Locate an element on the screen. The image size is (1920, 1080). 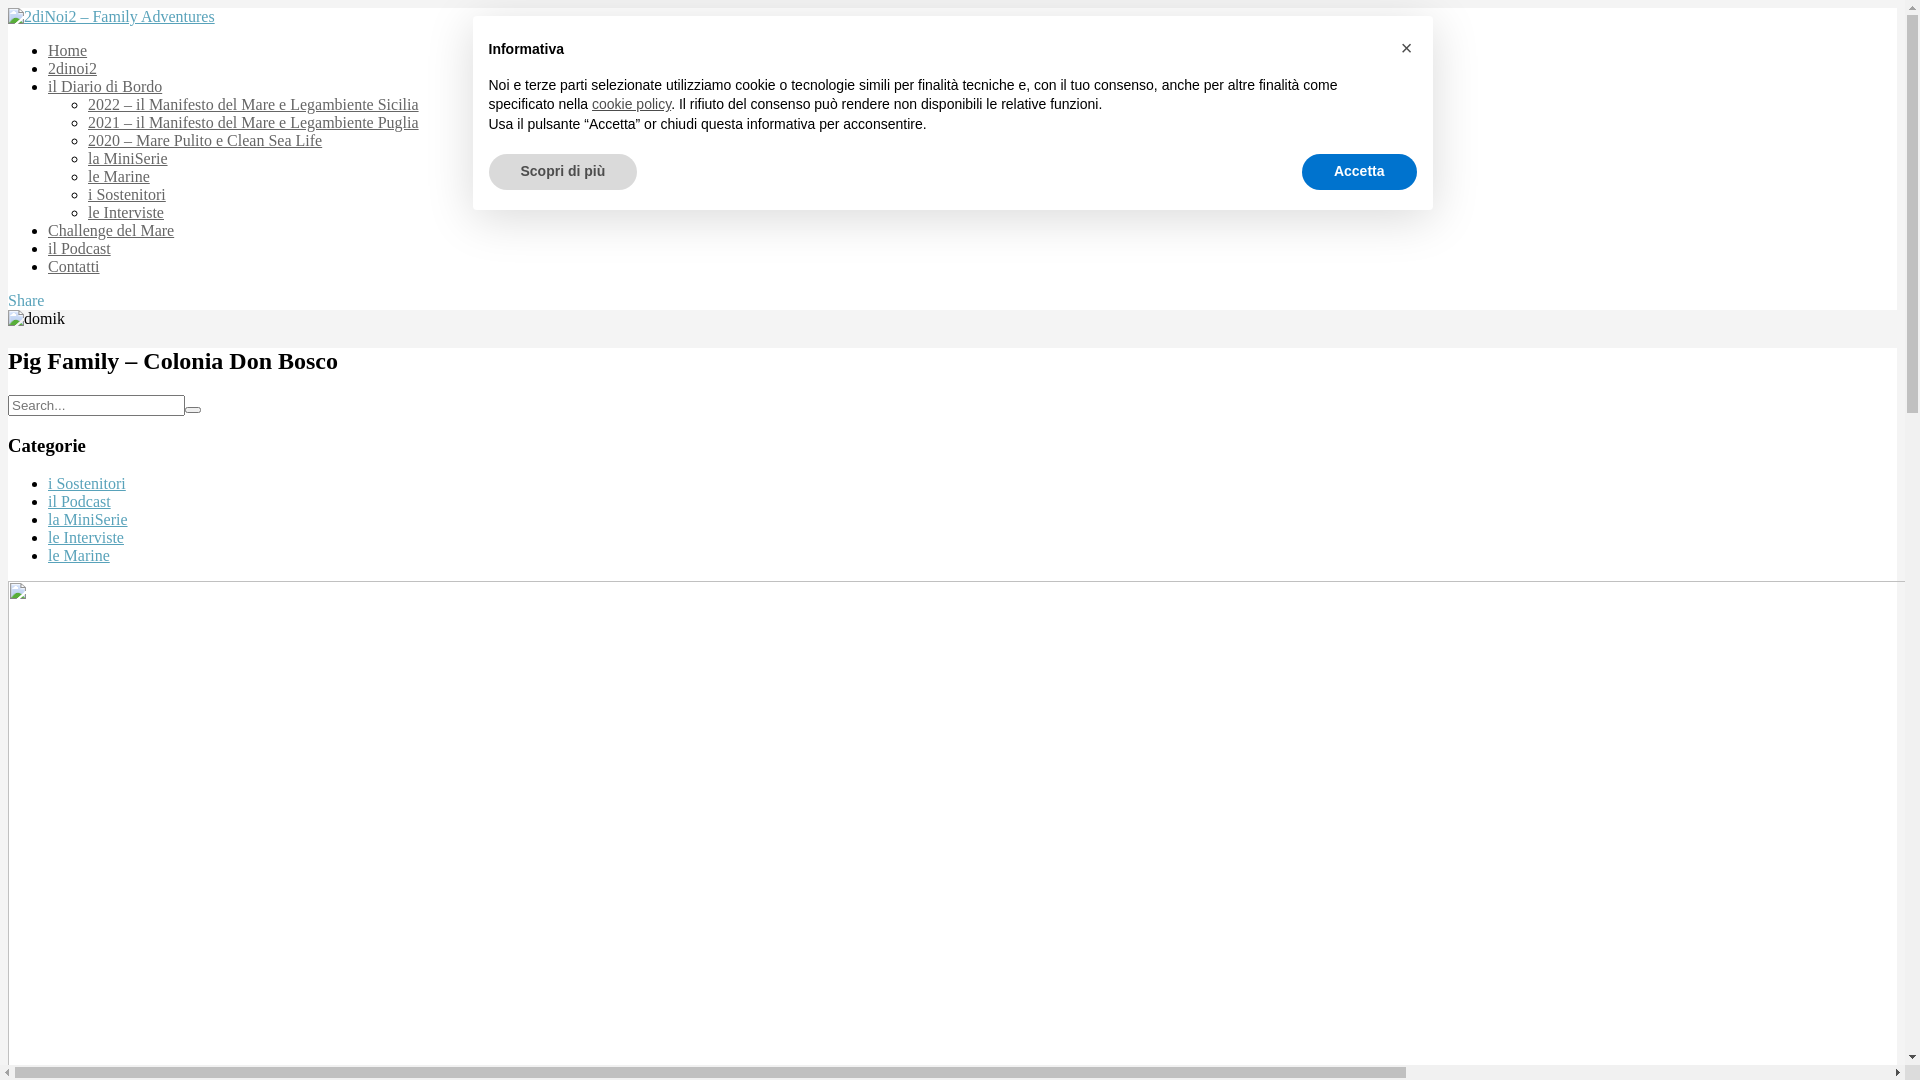
'Challenge del Mare' is located at coordinates (109, 229).